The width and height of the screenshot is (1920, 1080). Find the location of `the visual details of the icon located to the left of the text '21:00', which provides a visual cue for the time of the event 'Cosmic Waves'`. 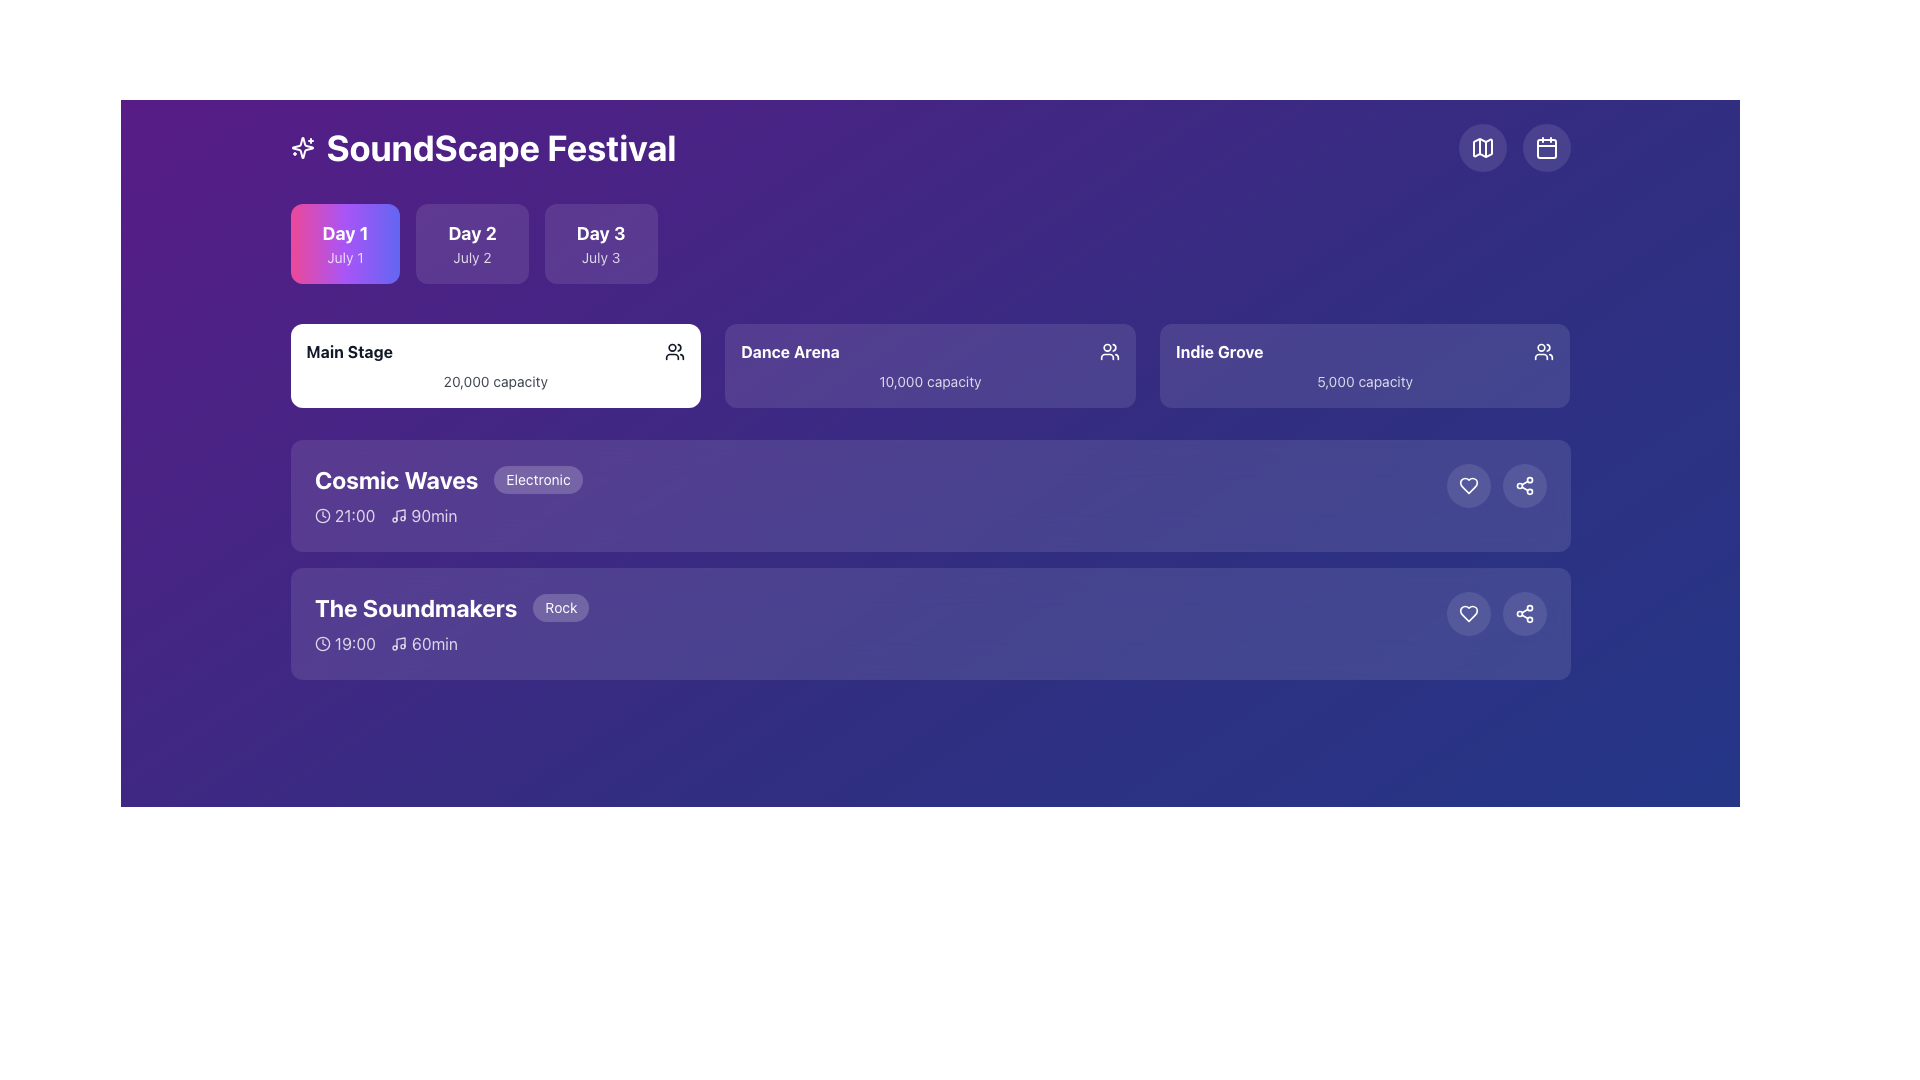

the visual details of the icon located to the left of the text '21:00', which provides a visual cue for the time of the event 'Cosmic Waves' is located at coordinates (322, 515).